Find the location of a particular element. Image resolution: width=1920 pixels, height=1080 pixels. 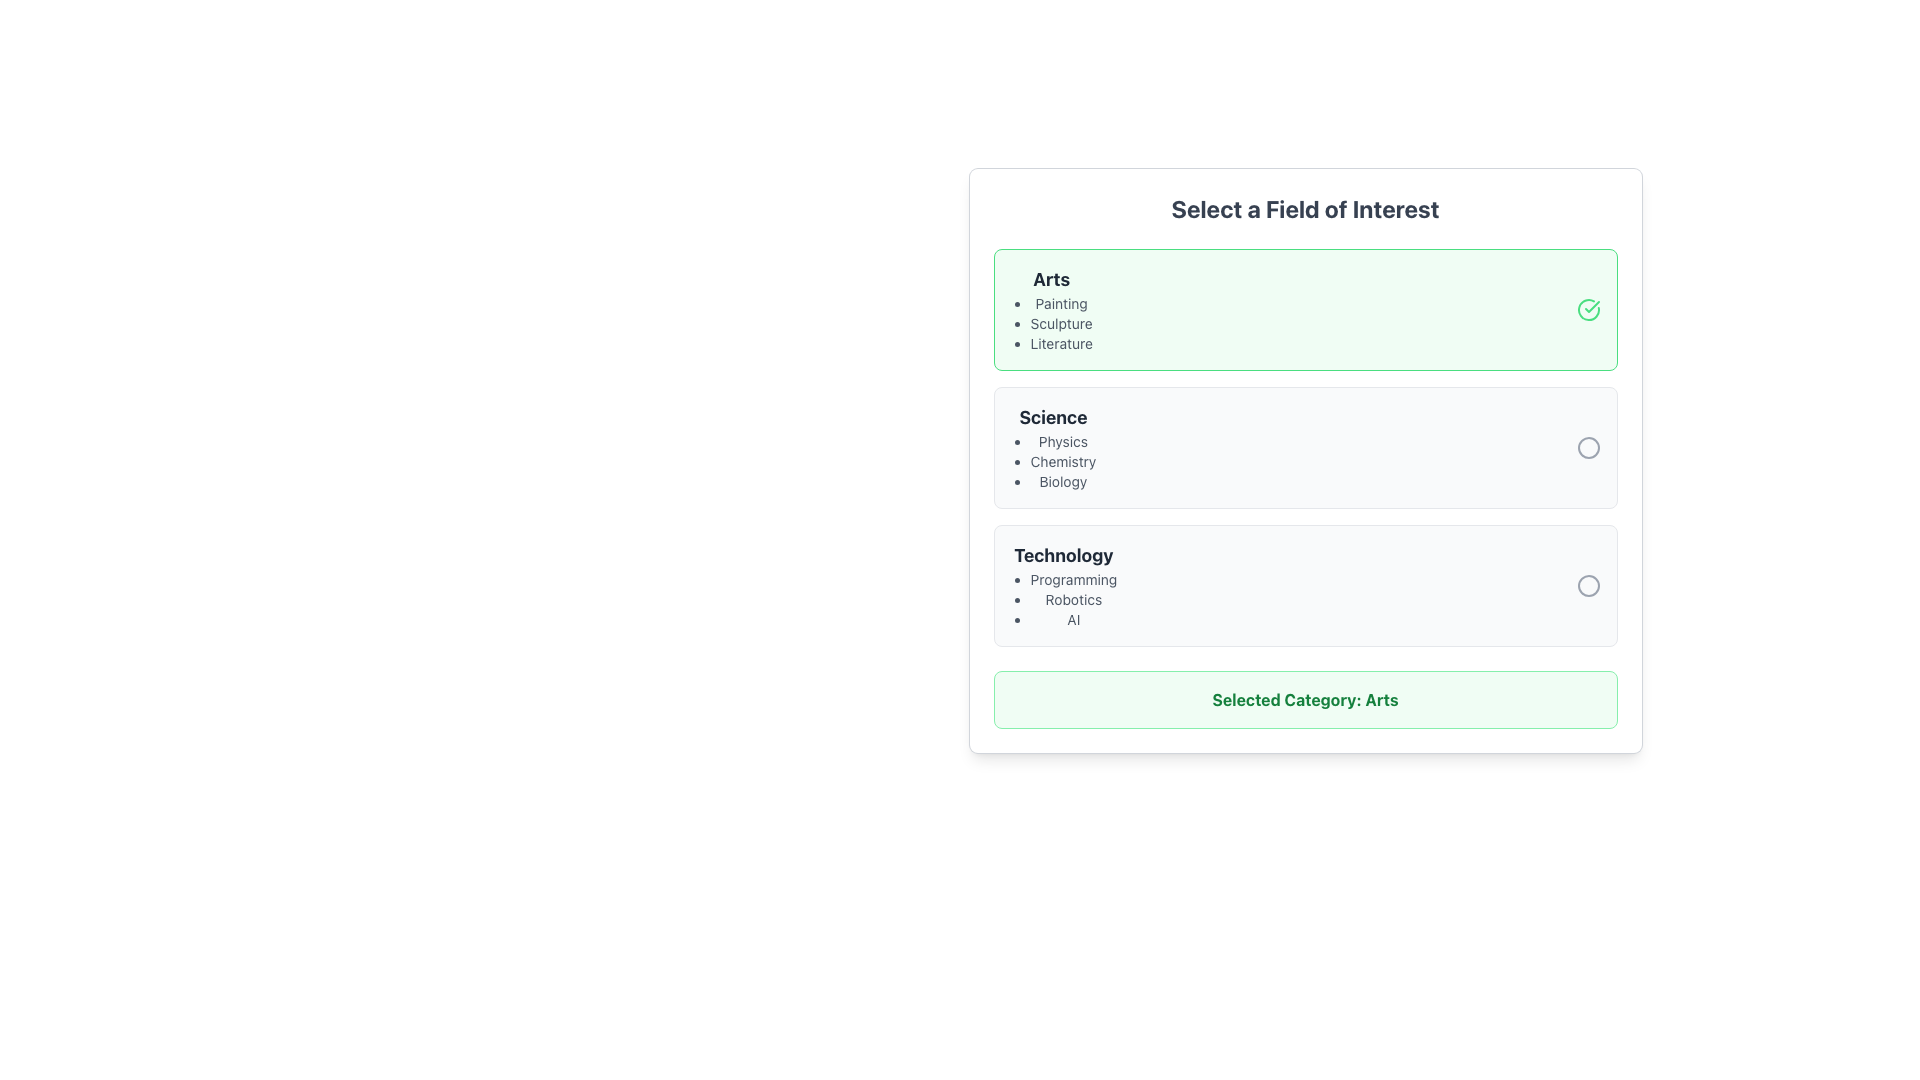

the 'Science' section which contains a vertically-aligned list of items including 'Physics', 'Chemistry', and 'Biology' is located at coordinates (1052, 446).